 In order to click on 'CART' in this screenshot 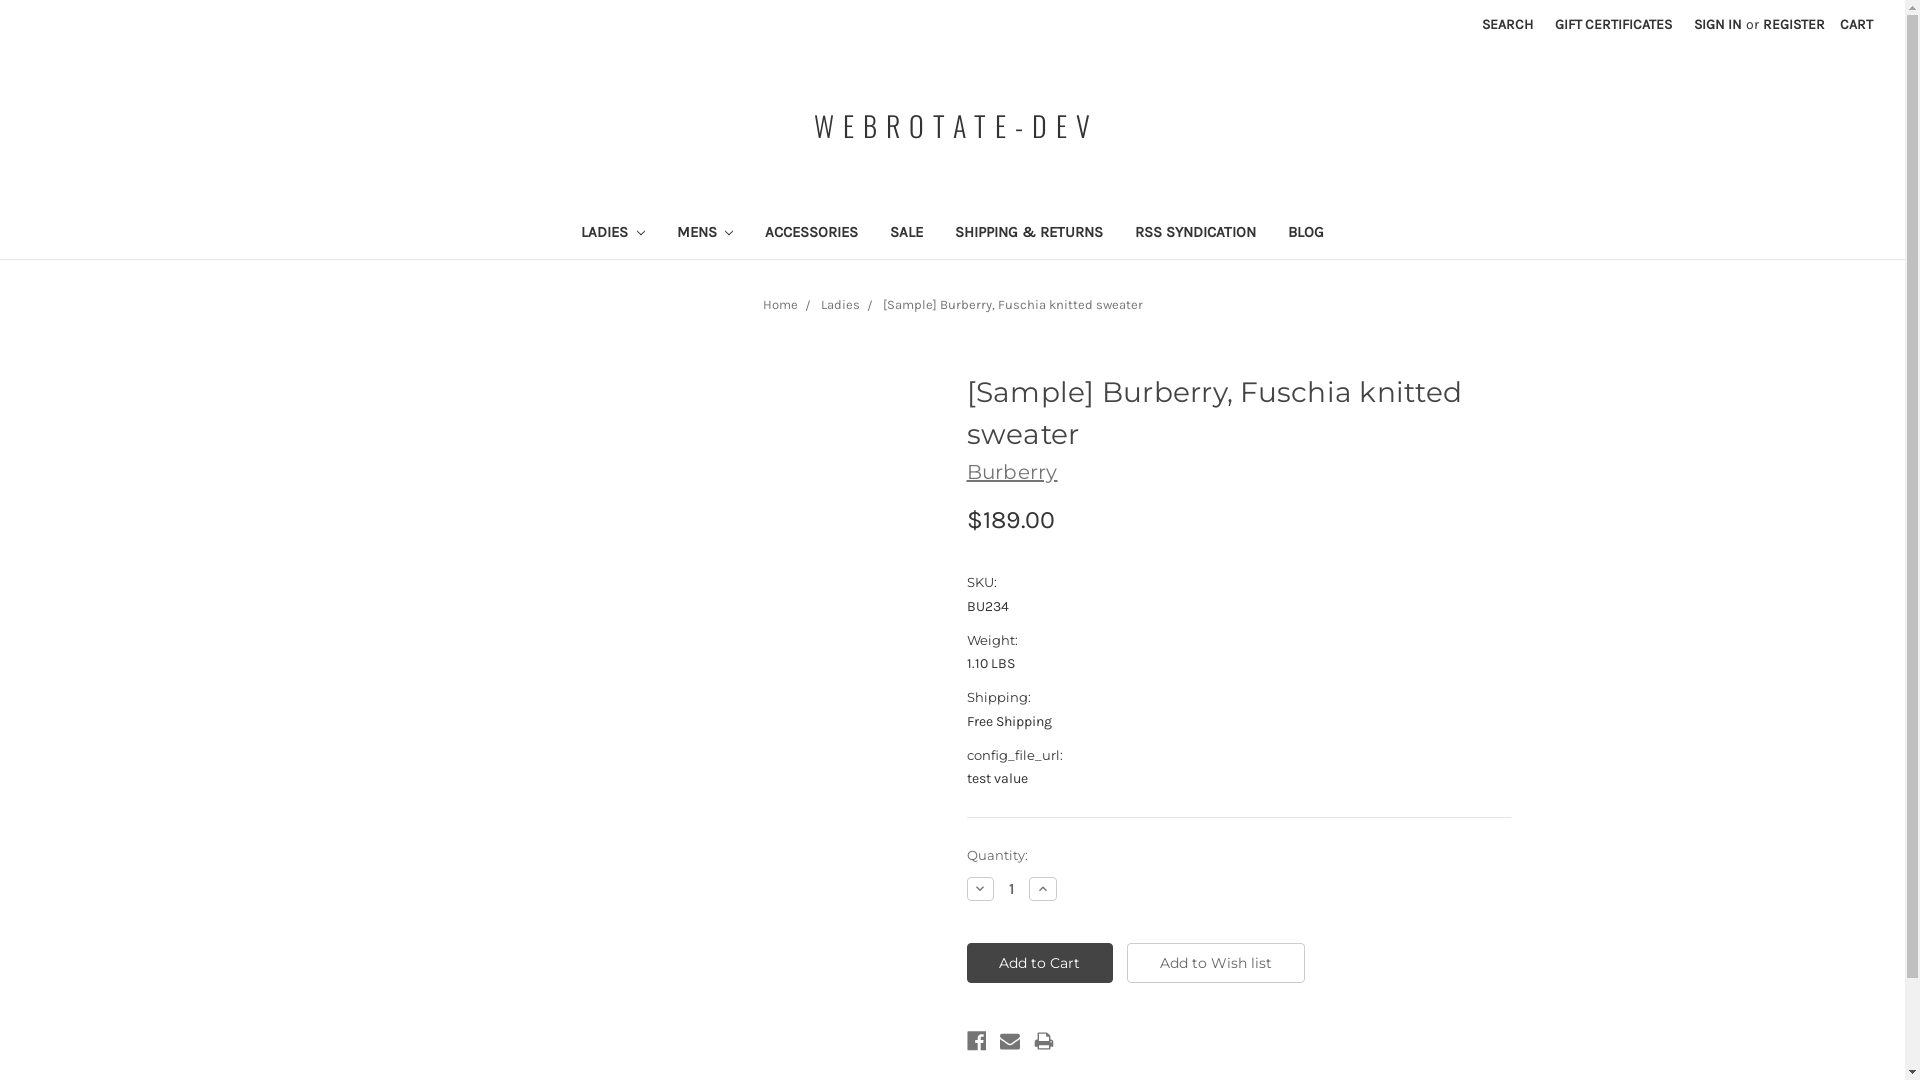, I will do `click(1855, 24)`.